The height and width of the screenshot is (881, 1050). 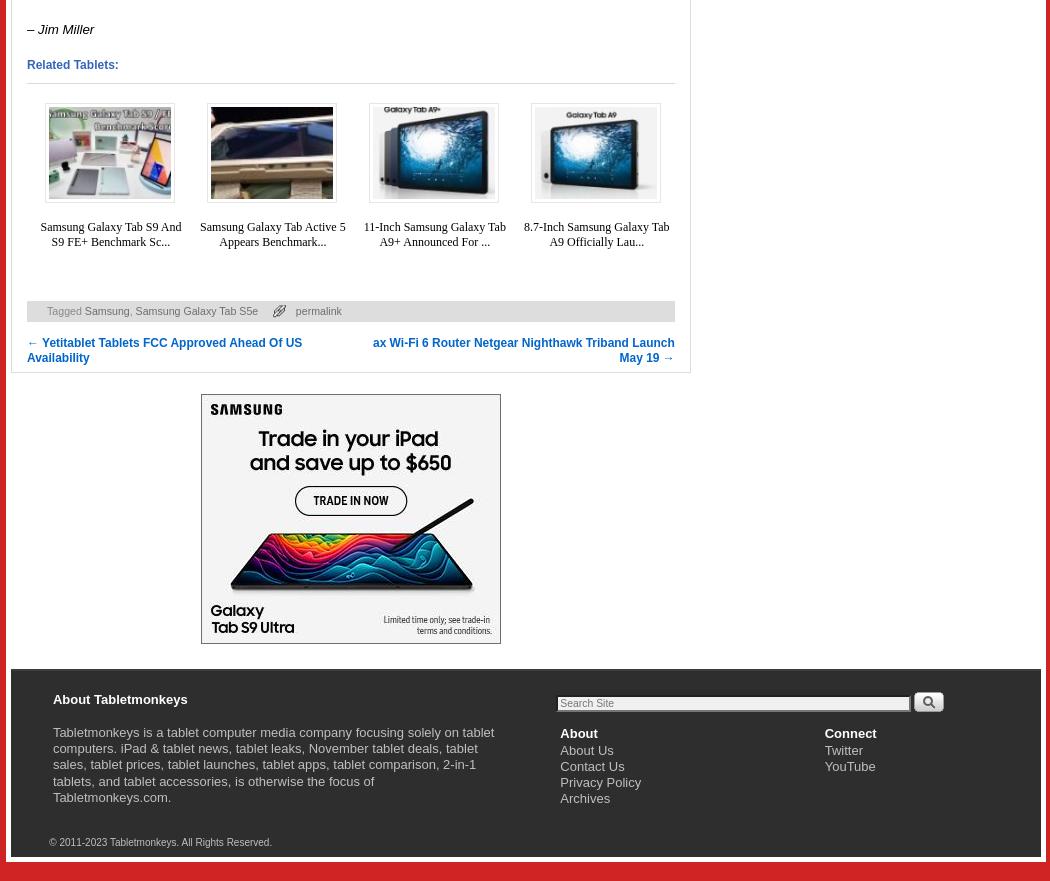 I want to click on 'ax Wi-Fi 6 Router Netgear Nighthawk Triband Launch May 19', so click(x=522, y=349).